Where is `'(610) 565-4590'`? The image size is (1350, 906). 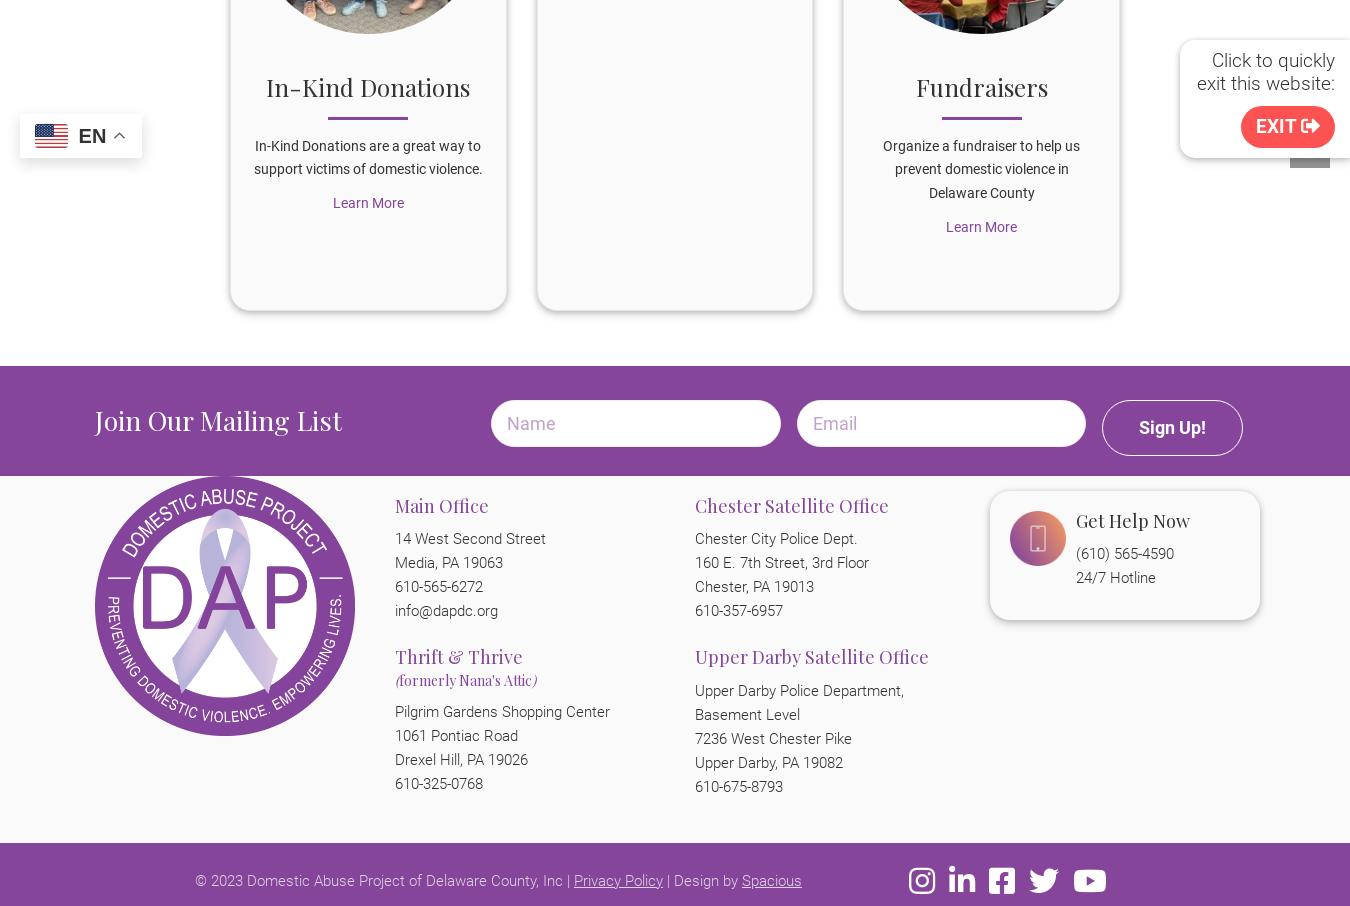 '(610) 565-4590' is located at coordinates (1124, 553).